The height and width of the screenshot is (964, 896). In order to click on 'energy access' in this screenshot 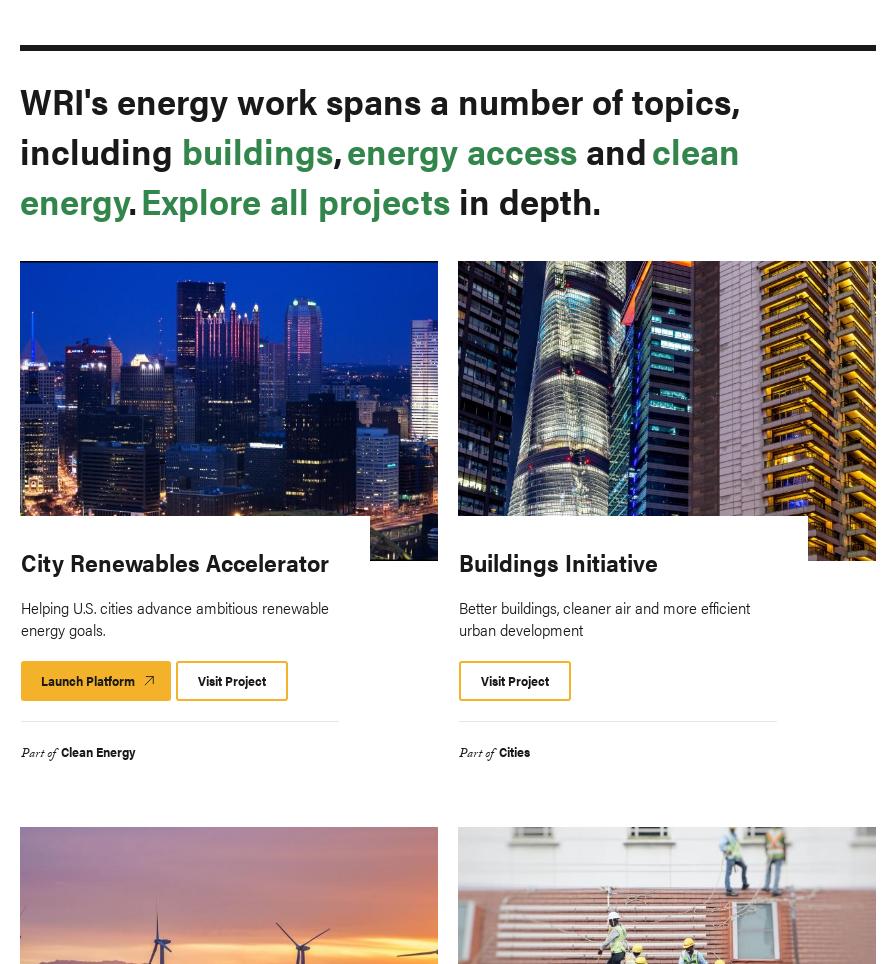, I will do `click(461, 149)`.